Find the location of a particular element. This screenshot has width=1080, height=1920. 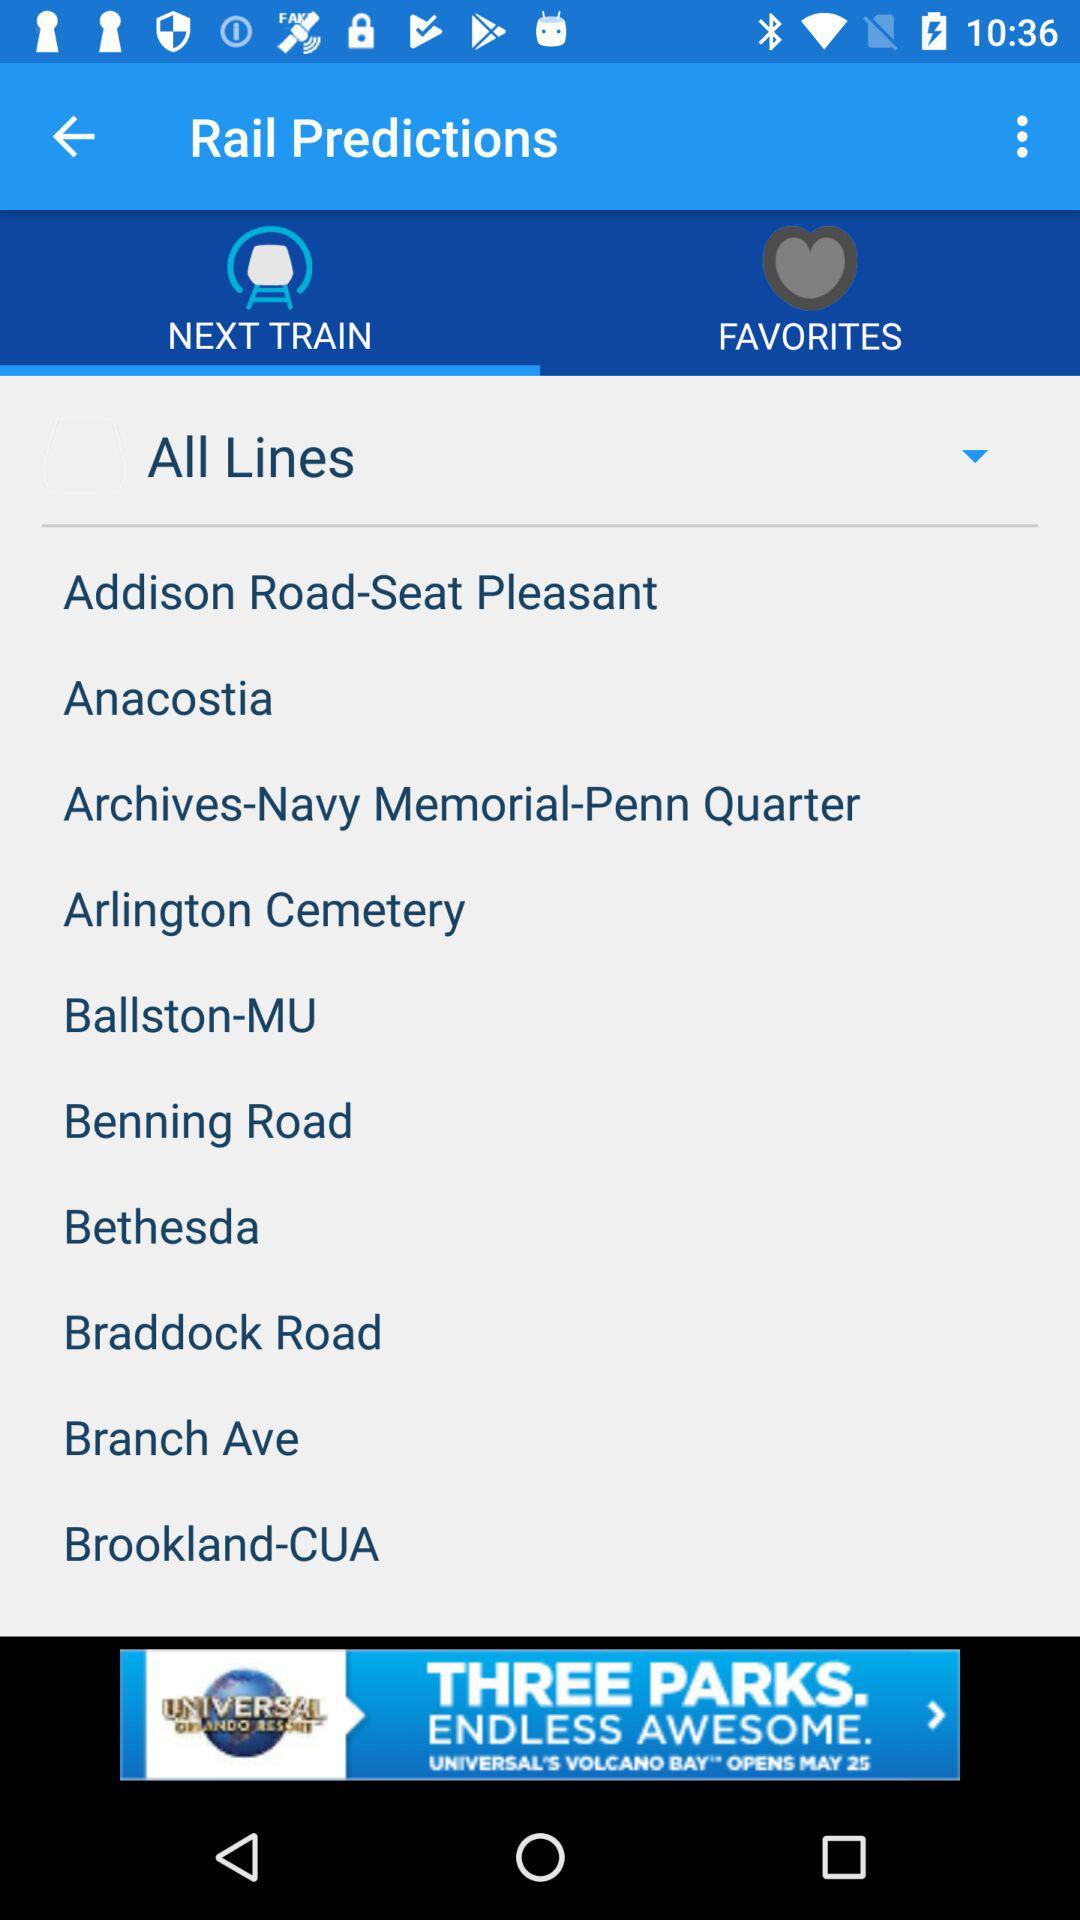

advertisement page is located at coordinates (540, 1713).